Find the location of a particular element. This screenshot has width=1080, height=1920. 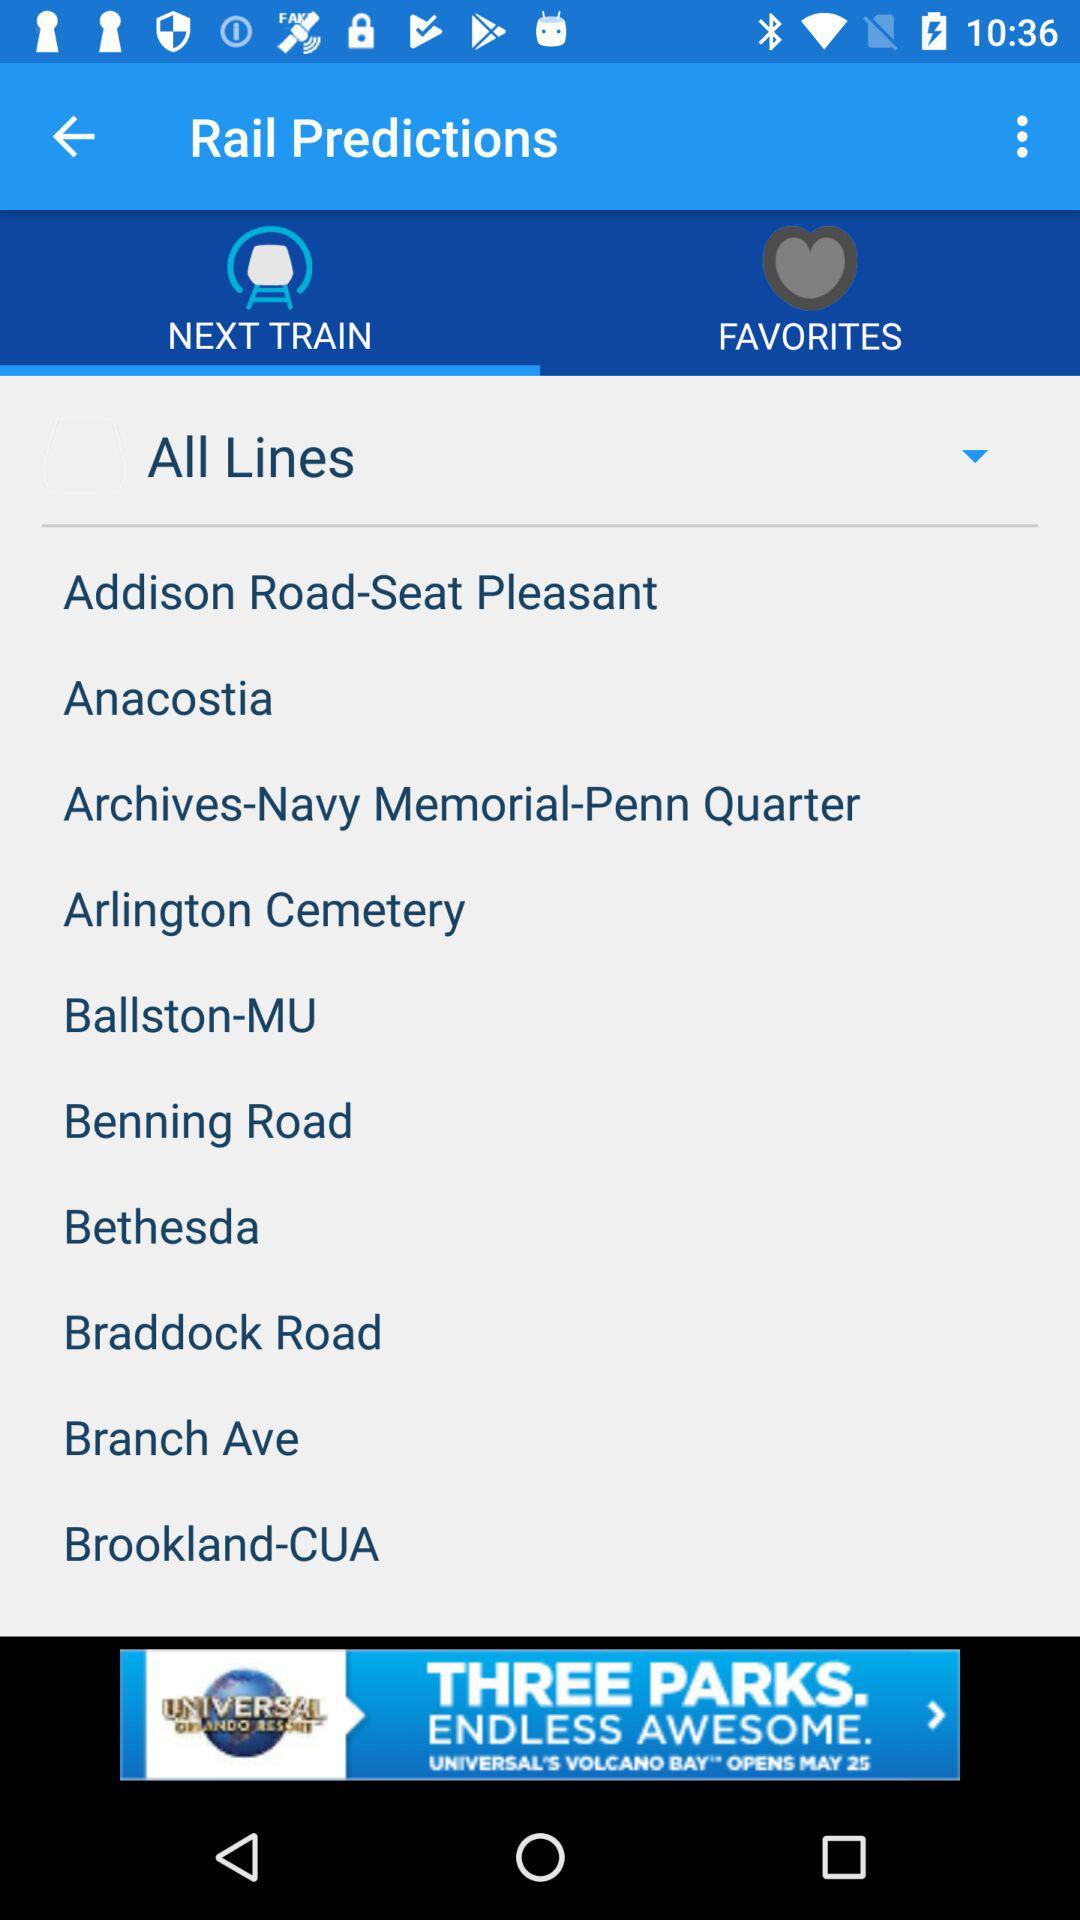

advertisement page is located at coordinates (540, 1713).